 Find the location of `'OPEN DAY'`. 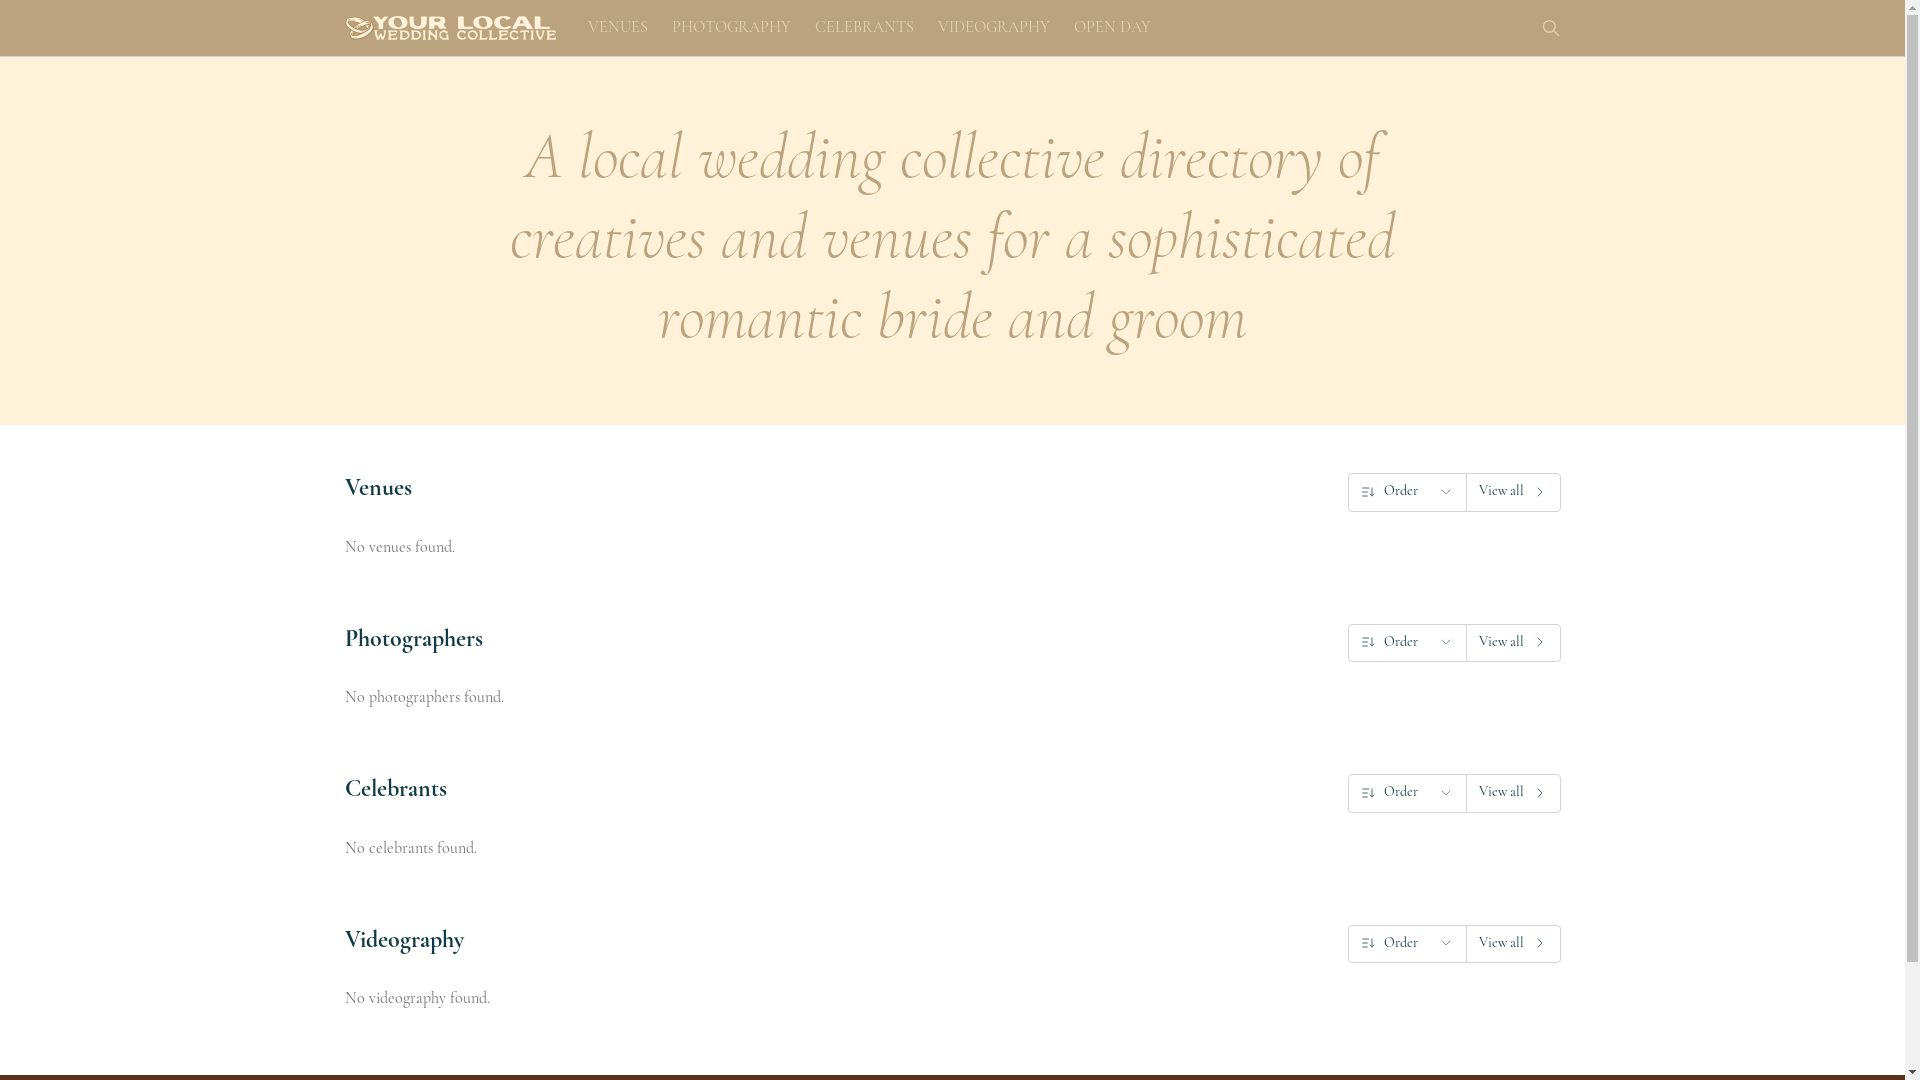

'OPEN DAY' is located at coordinates (1111, 27).